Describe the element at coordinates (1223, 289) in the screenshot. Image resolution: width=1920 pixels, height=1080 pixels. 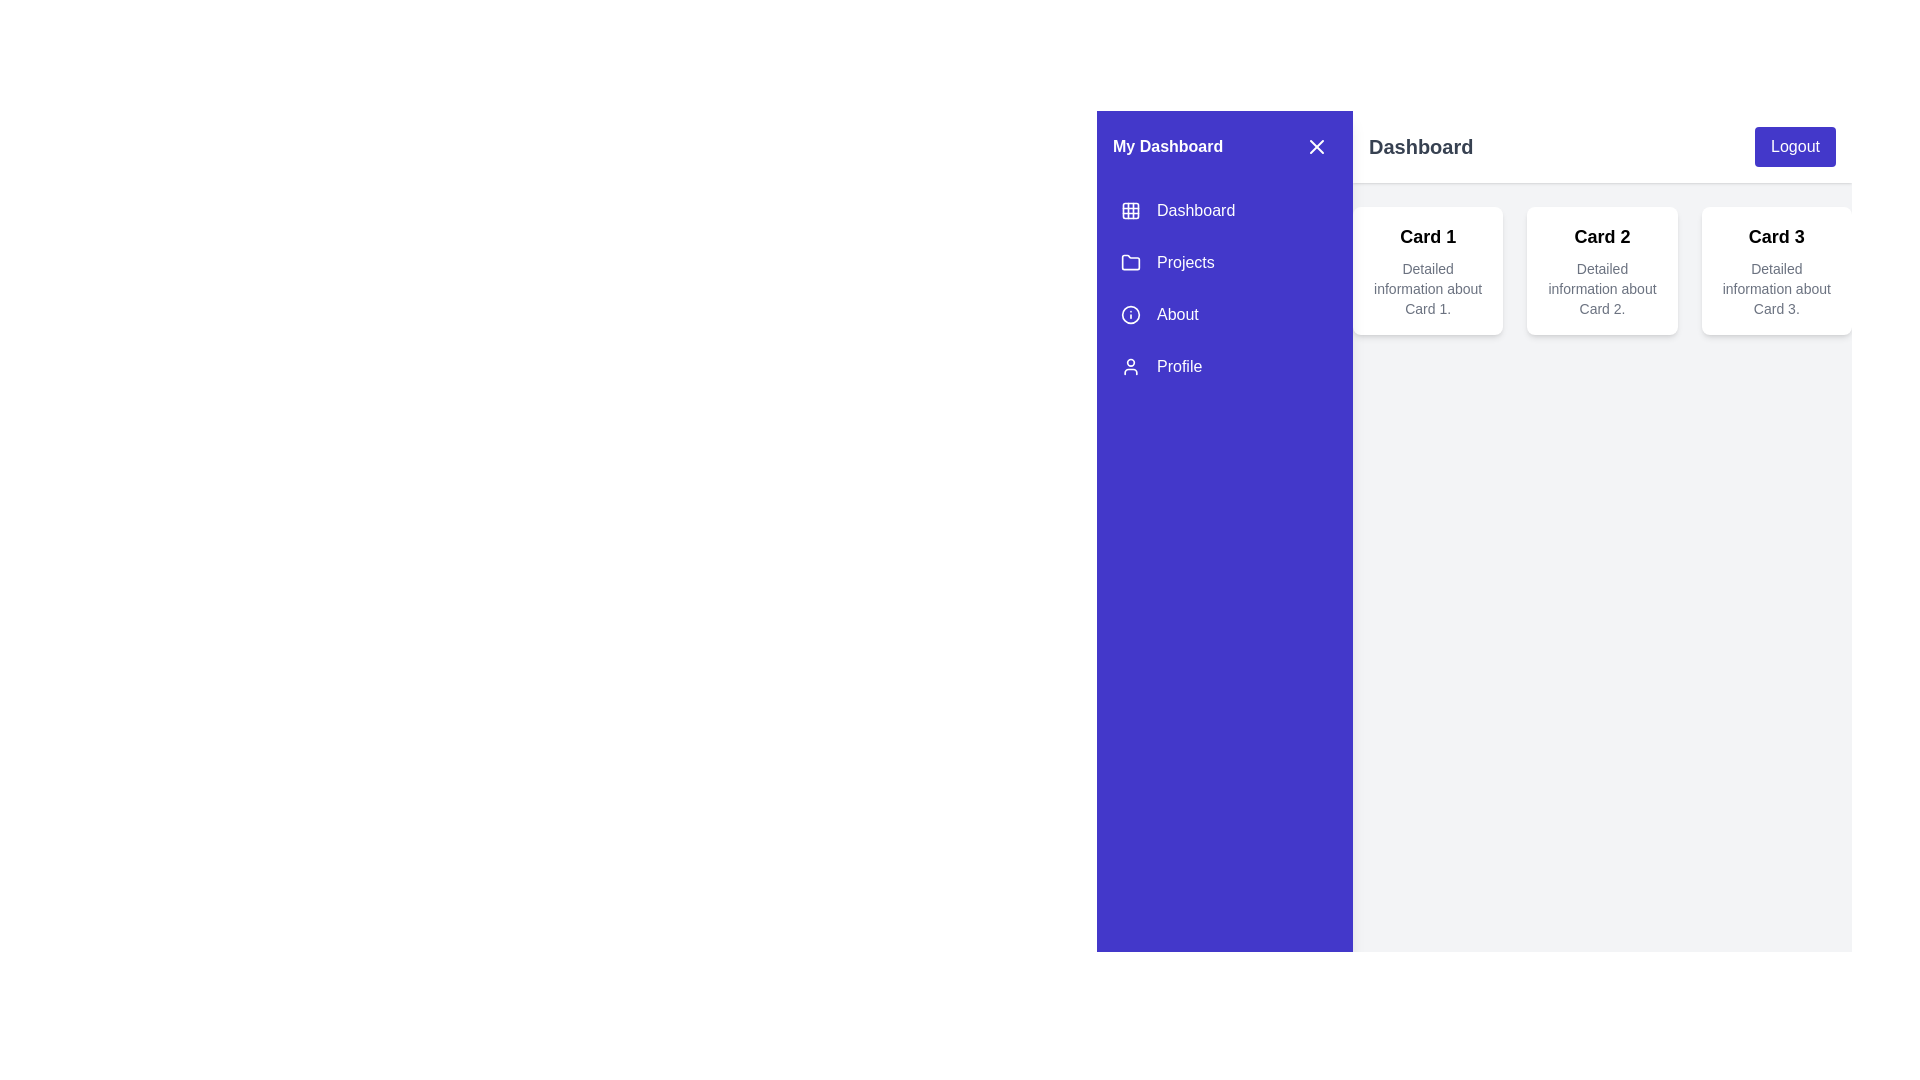
I see `the specific menu item in the Navigation menu located on the left sidebar` at that location.